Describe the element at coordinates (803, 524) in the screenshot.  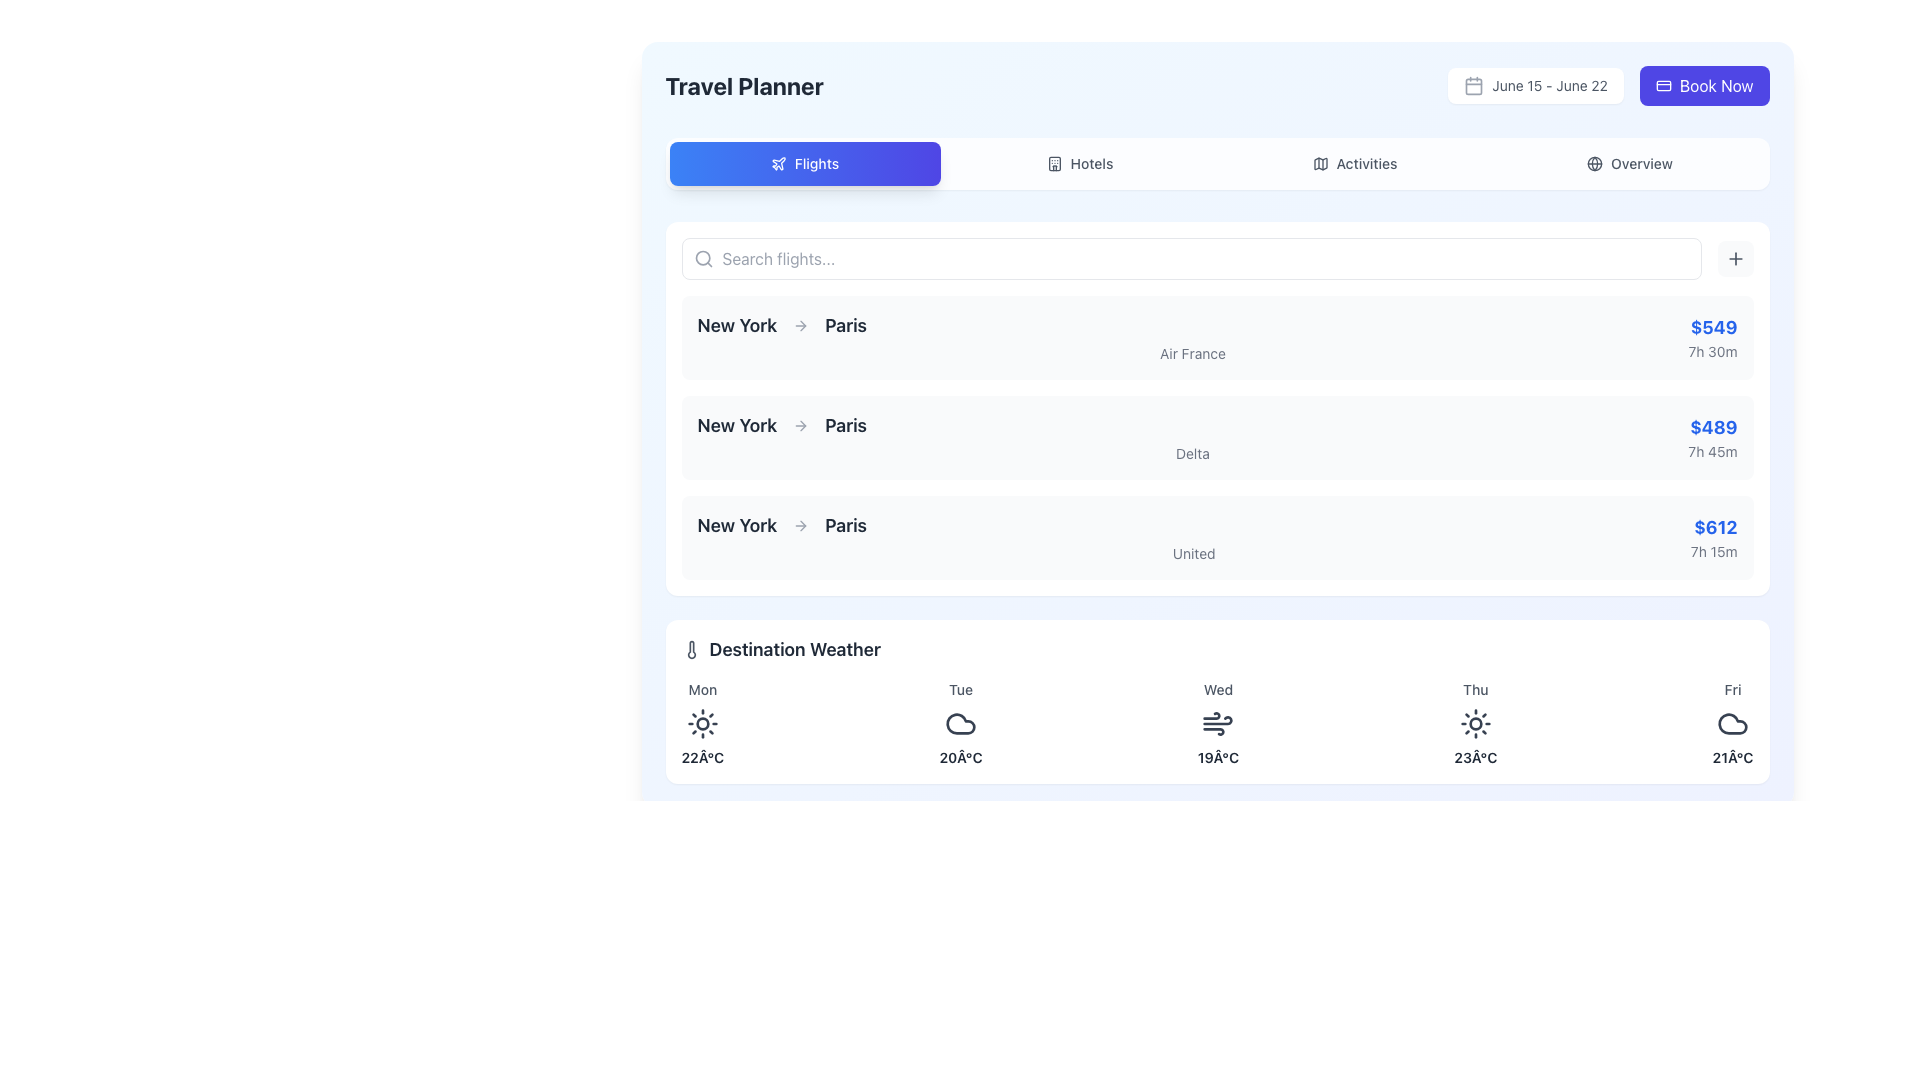
I see `the right arrow shaped icon located under the flight options section associated with 'New York → Paris'` at that location.